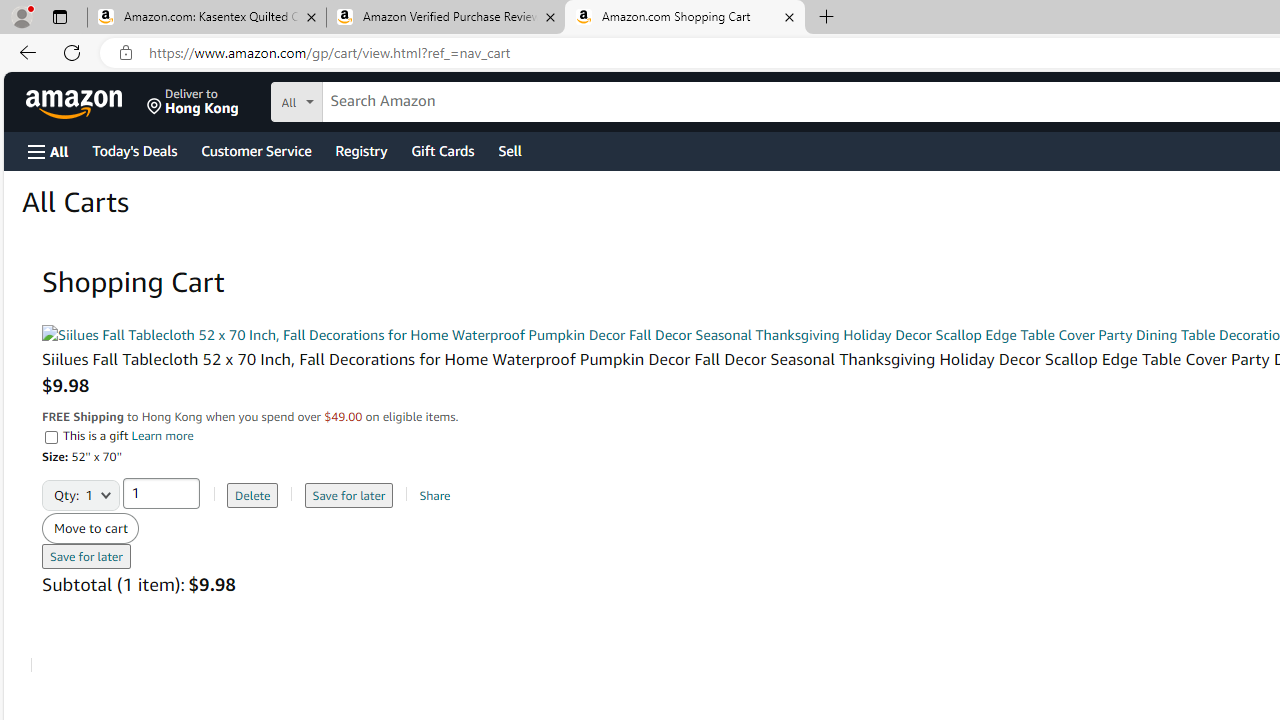 This screenshot has width=1280, height=720. What do you see at coordinates (48, 150) in the screenshot?
I see `'Open Menu'` at bounding box center [48, 150].